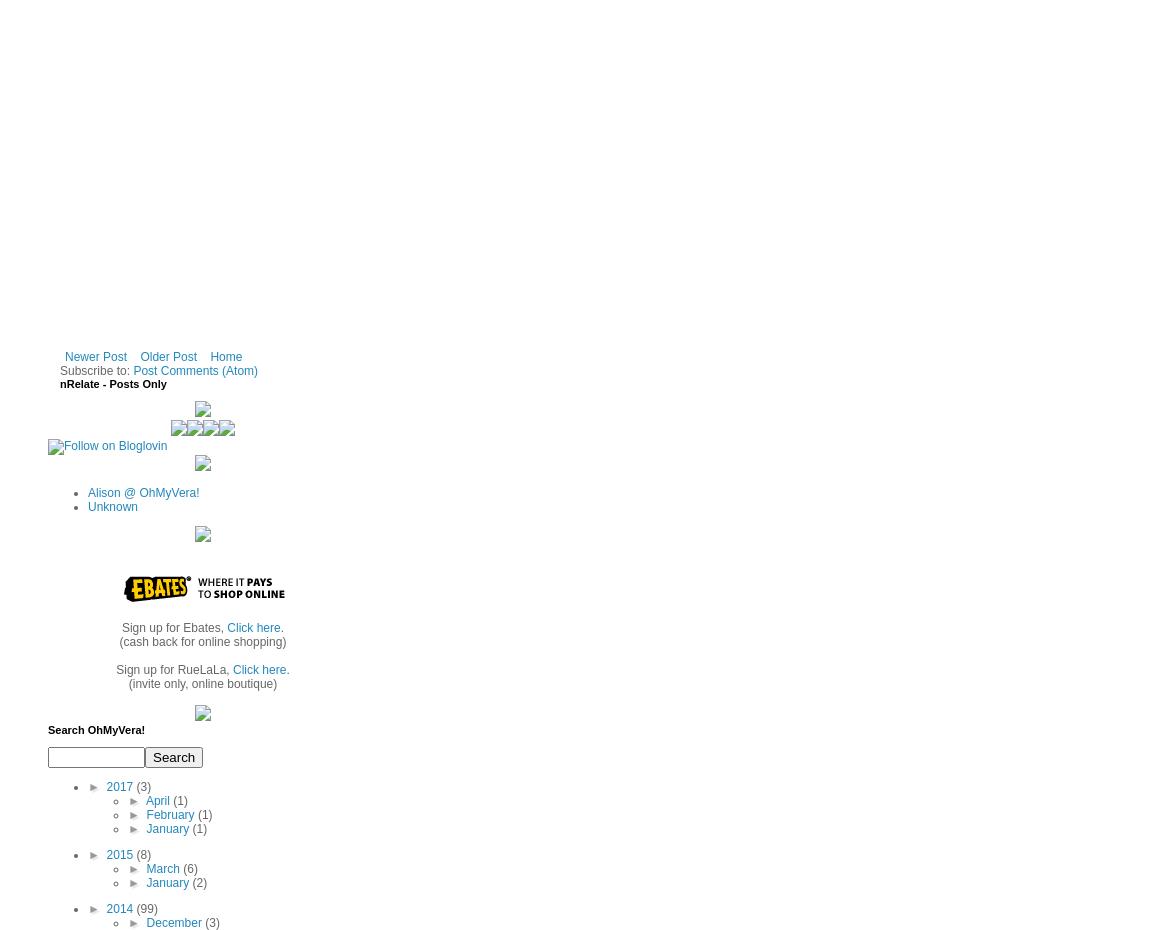 The width and height of the screenshot is (1168, 930). I want to click on 'Post Comments (Atom)', so click(195, 368).